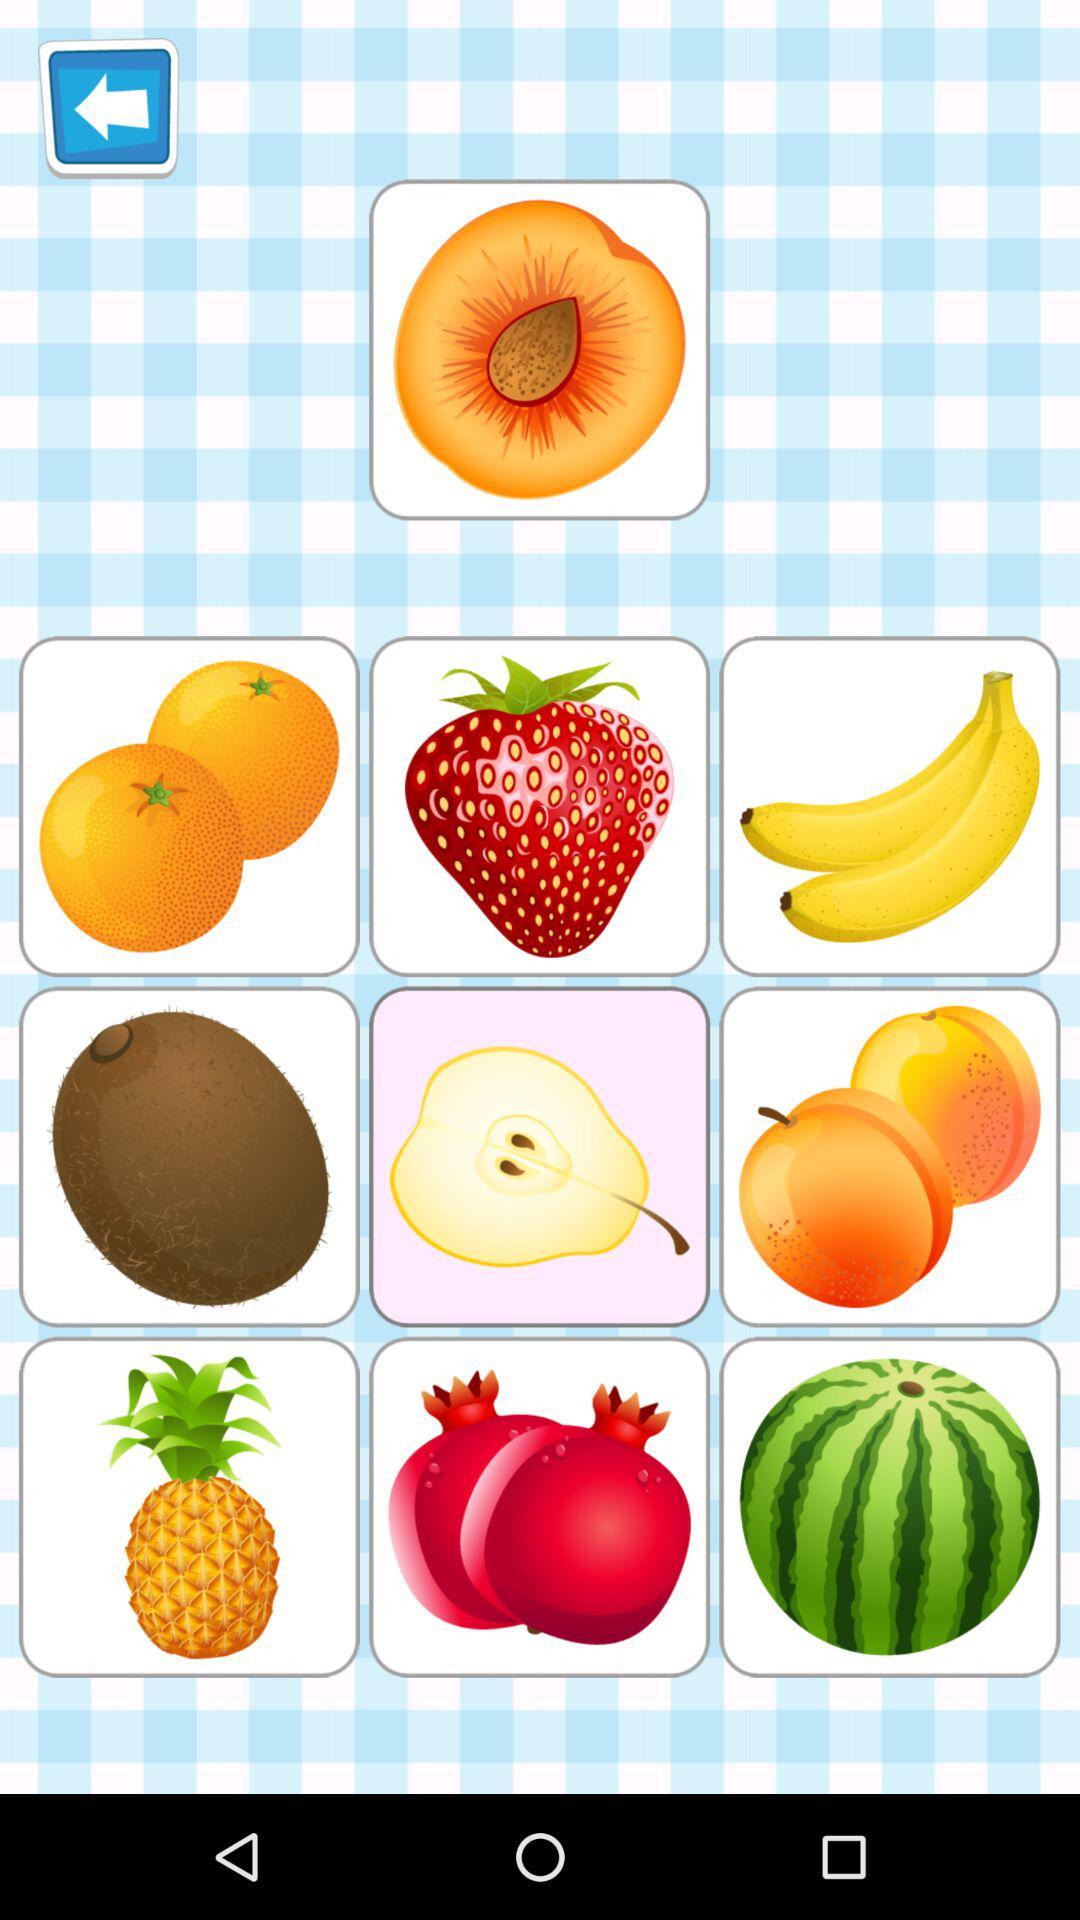 The image size is (1080, 1920). What do you see at coordinates (538, 349) in the screenshot?
I see `selects the peach option` at bounding box center [538, 349].